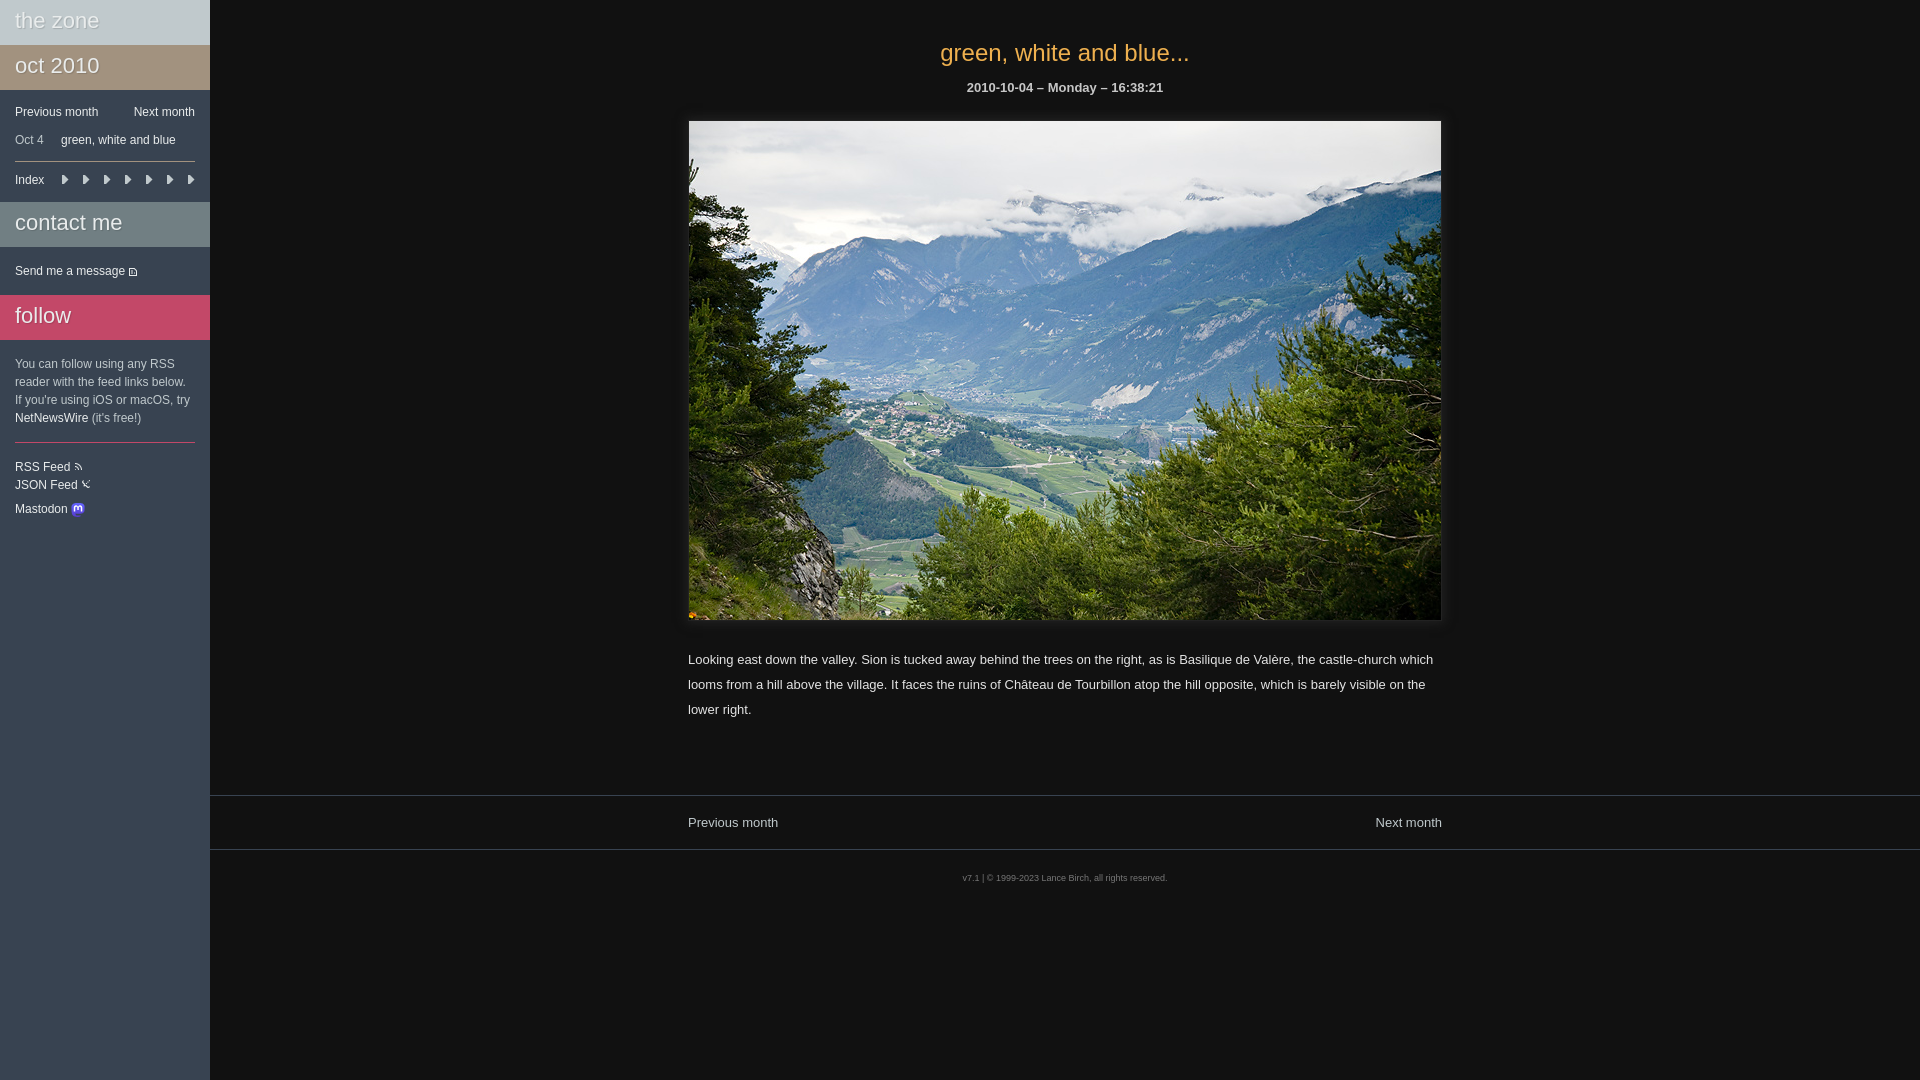 The height and width of the screenshot is (1080, 1920). I want to click on 'JSON Feed', so click(52, 485).